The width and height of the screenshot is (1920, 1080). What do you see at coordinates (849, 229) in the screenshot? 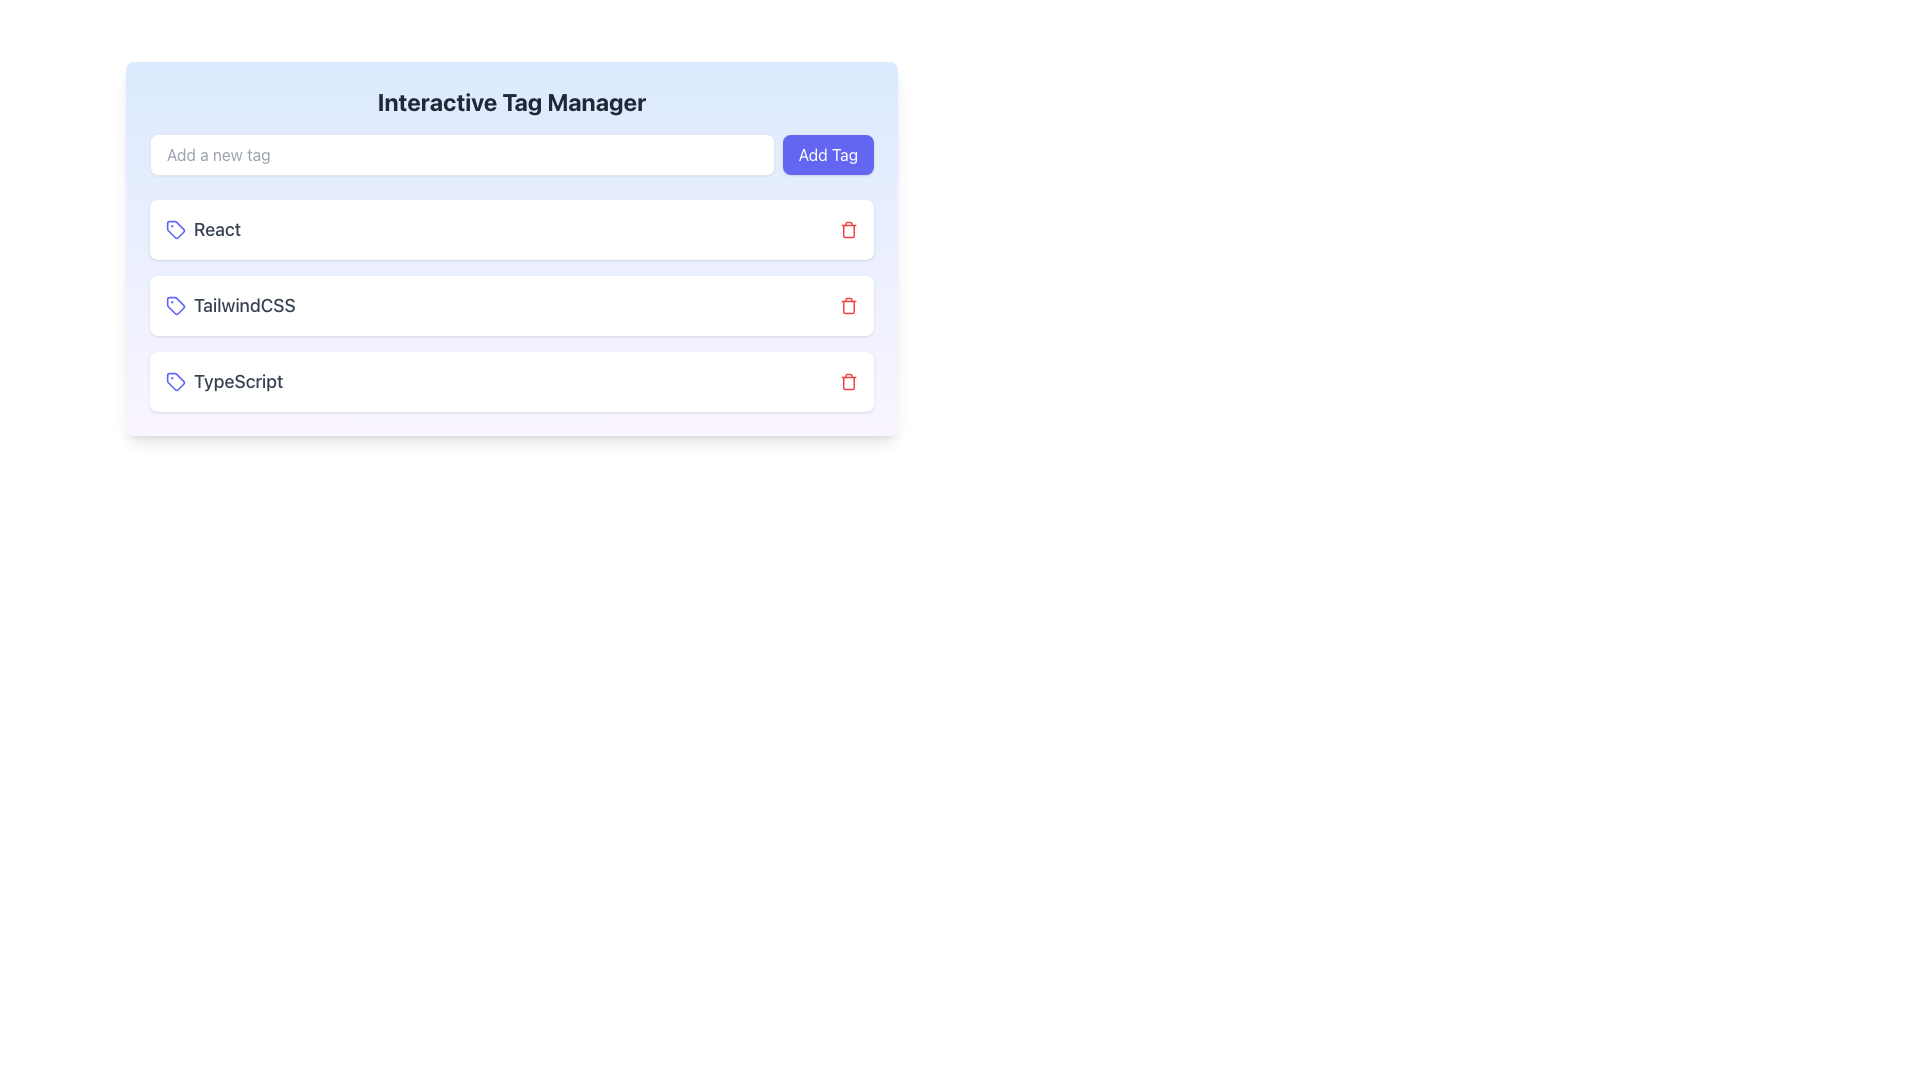
I see `the delete icon button located to the far right of the 'React' text in its respective row, which serves` at bounding box center [849, 229].